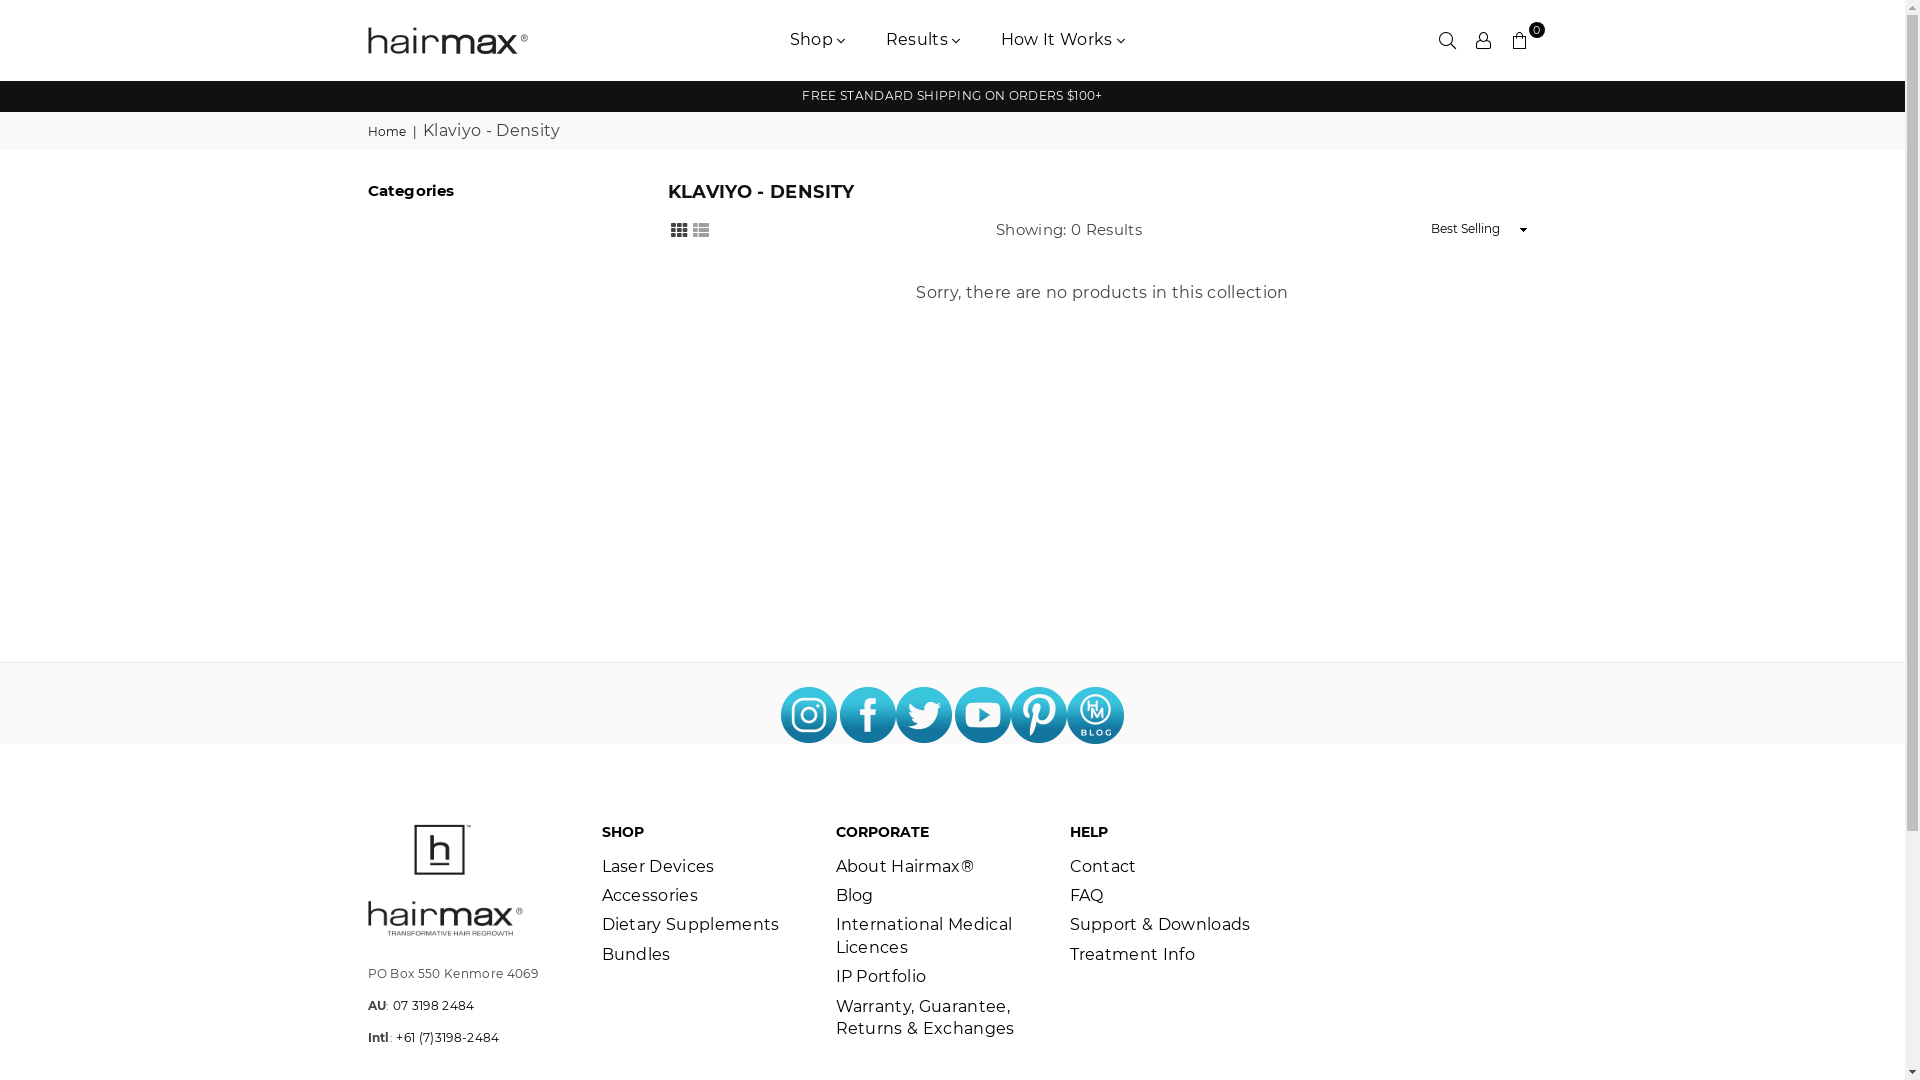 The width and height of the screenshot is (1920, 1080). Describe the element at coordinates (1069, 924) in the screenshot. I see `'Support & Downloads'` at that location.